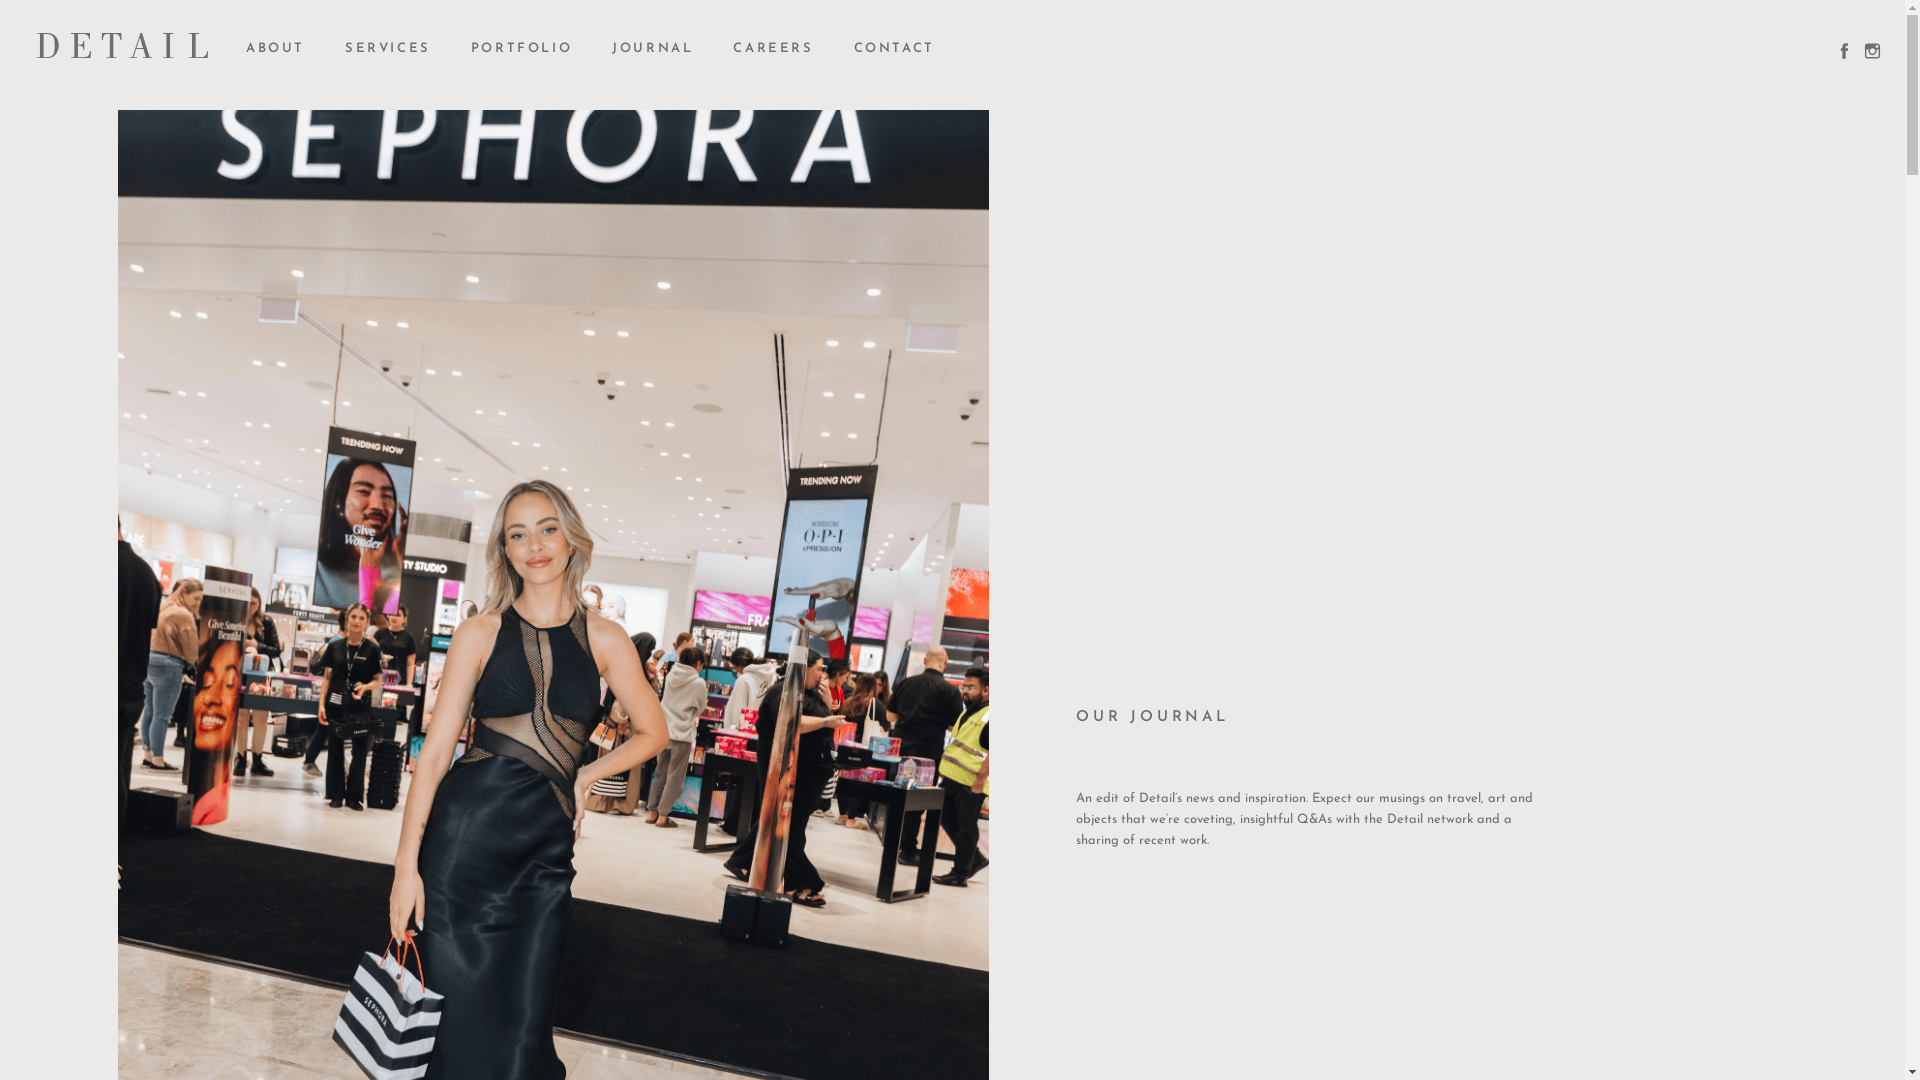 Image resolution: width=1920 pixels, height=1080 pixels. What do you see at coordinates (345, 48) in the screenshot?
I see `'SERVICES'` at bounding box center [345, 48].